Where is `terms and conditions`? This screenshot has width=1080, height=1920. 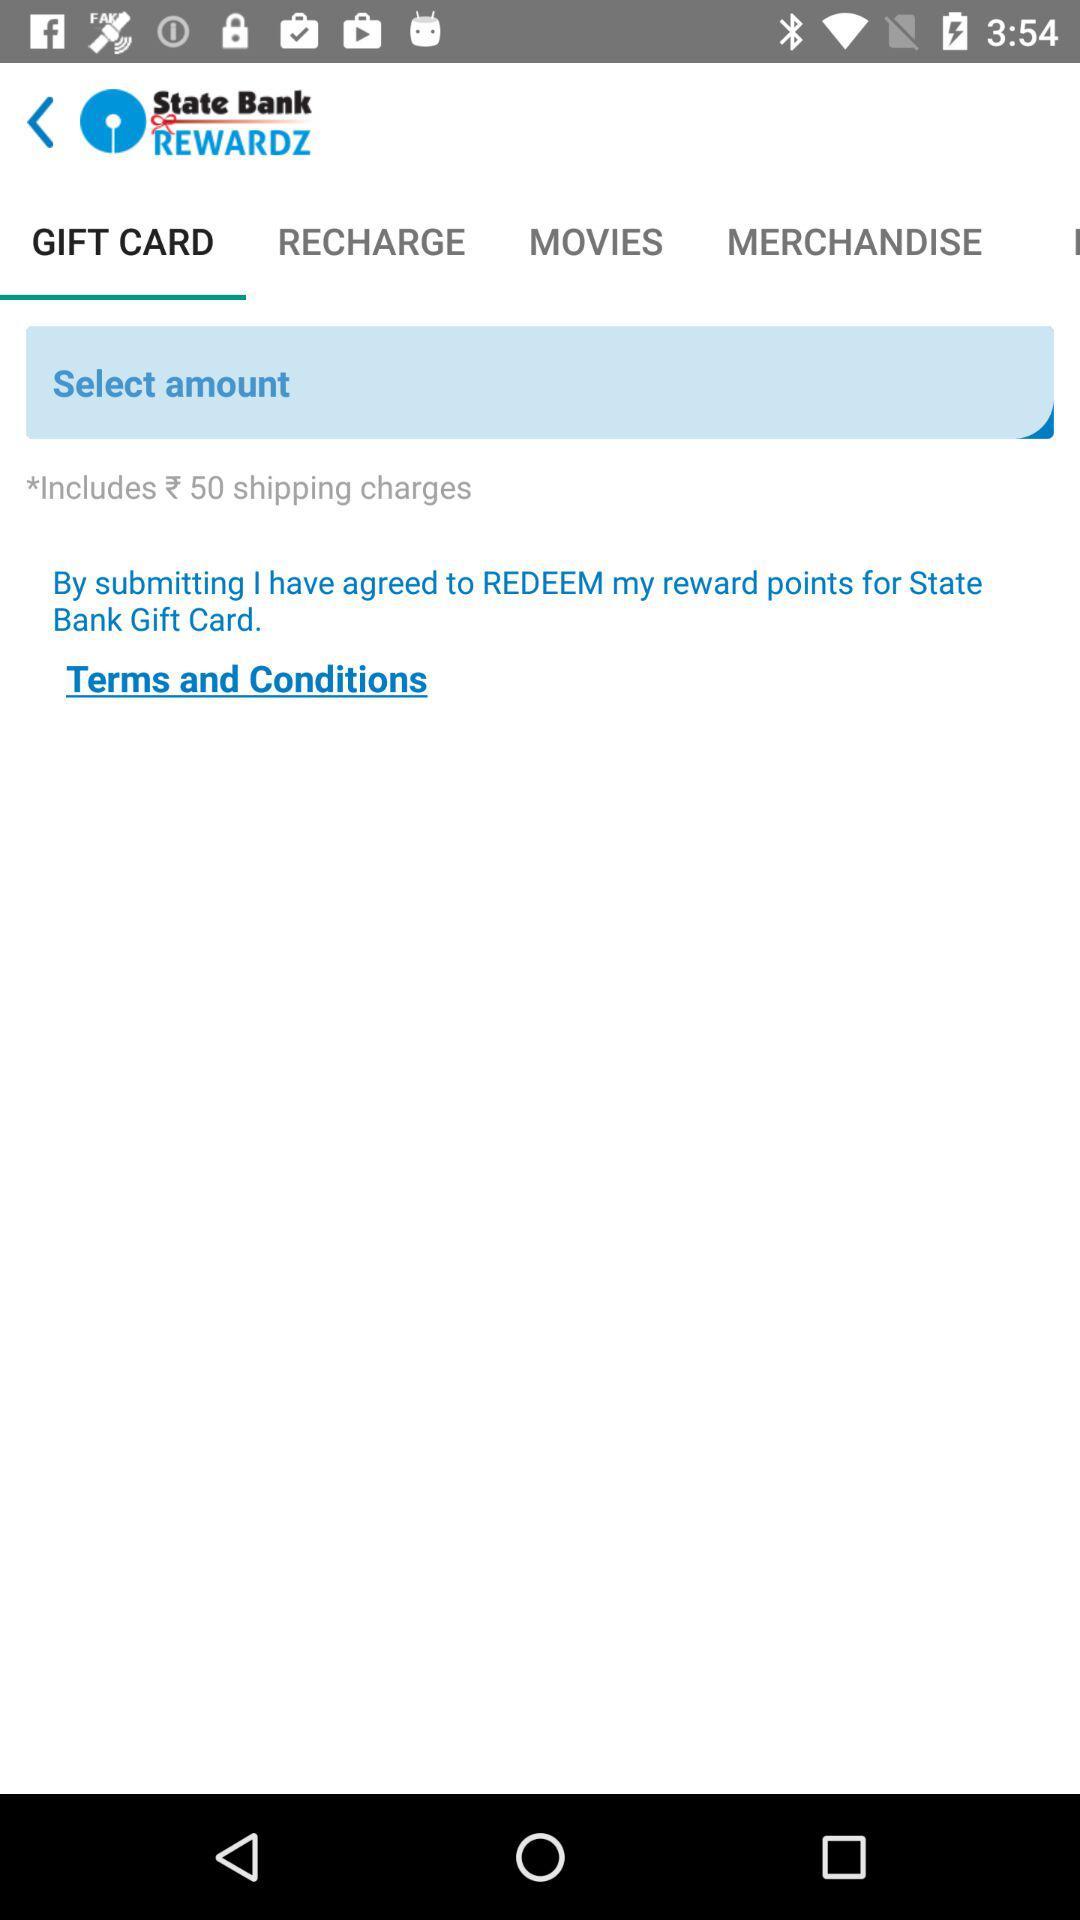 terms and conditions is located at coordinates (245, 677).